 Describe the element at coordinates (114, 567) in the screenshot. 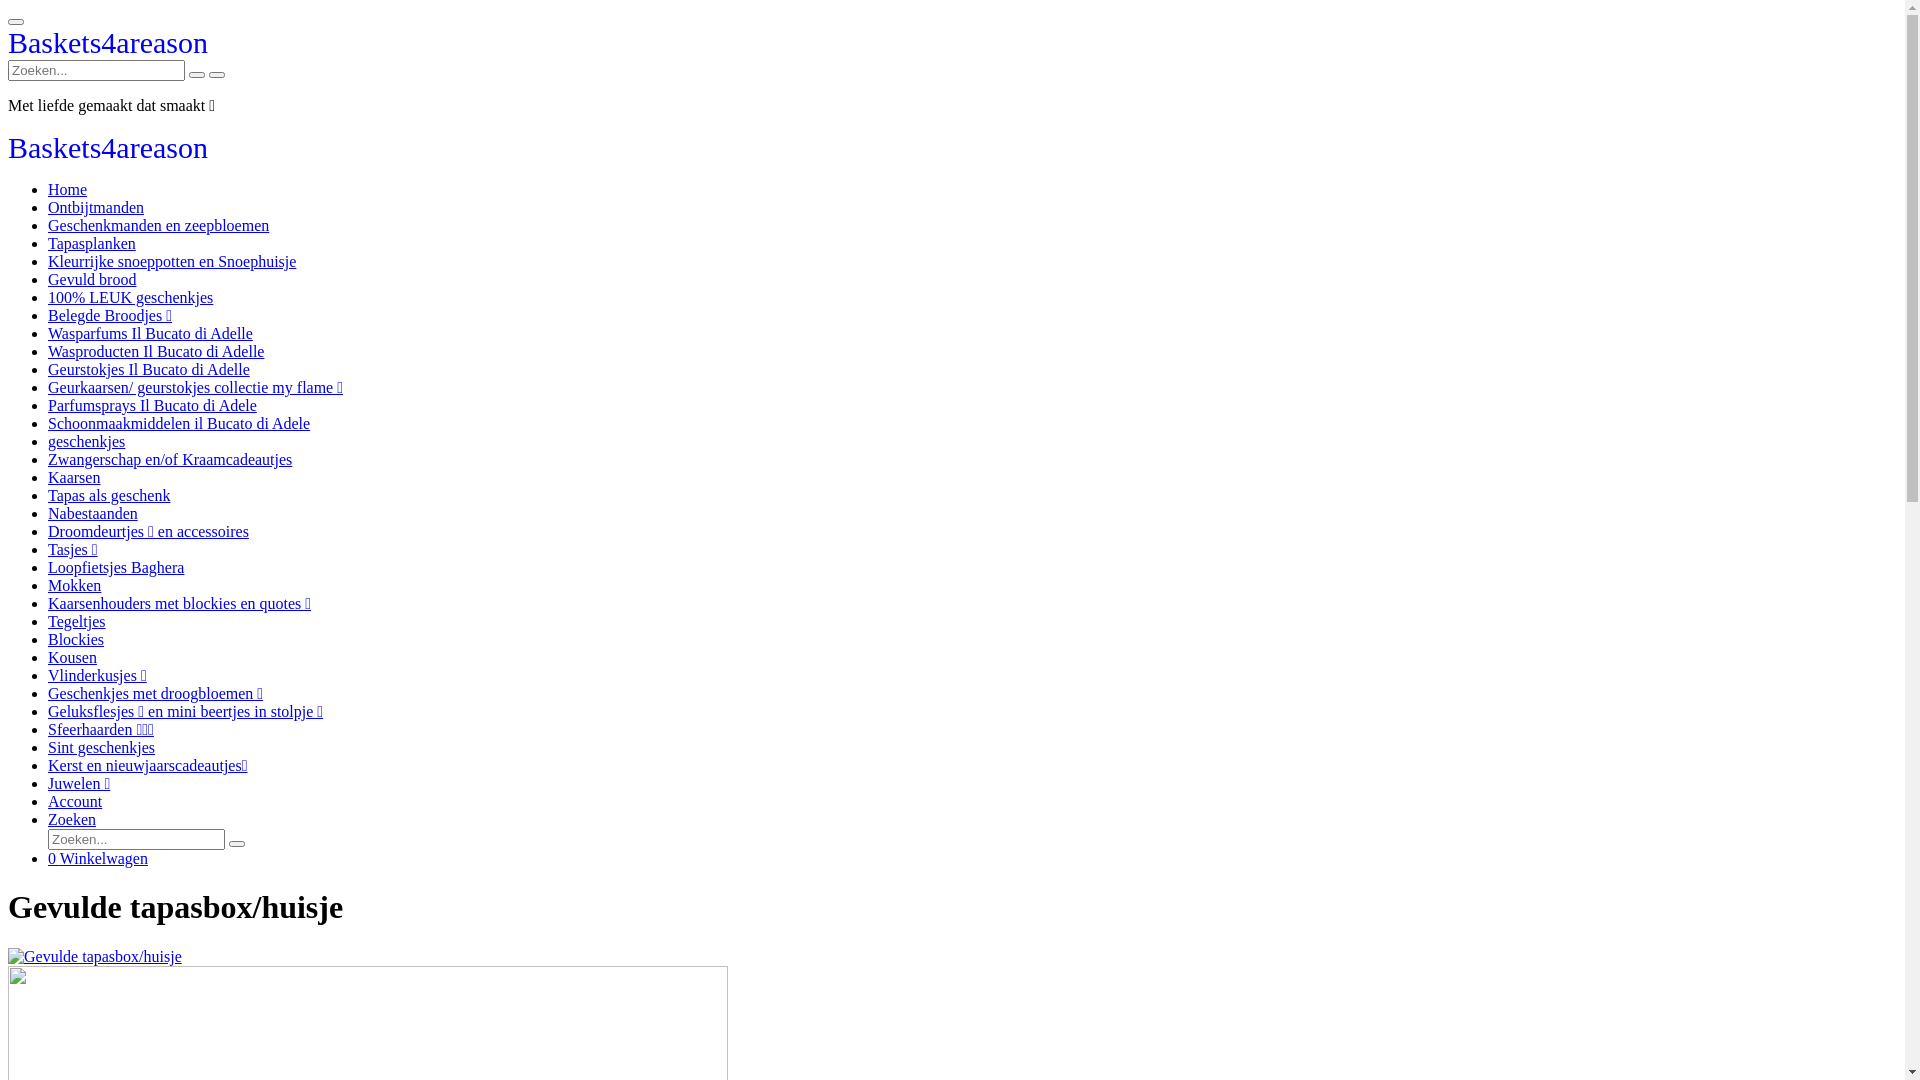

I see `'Loopfietsjes Baghera'` at that location.